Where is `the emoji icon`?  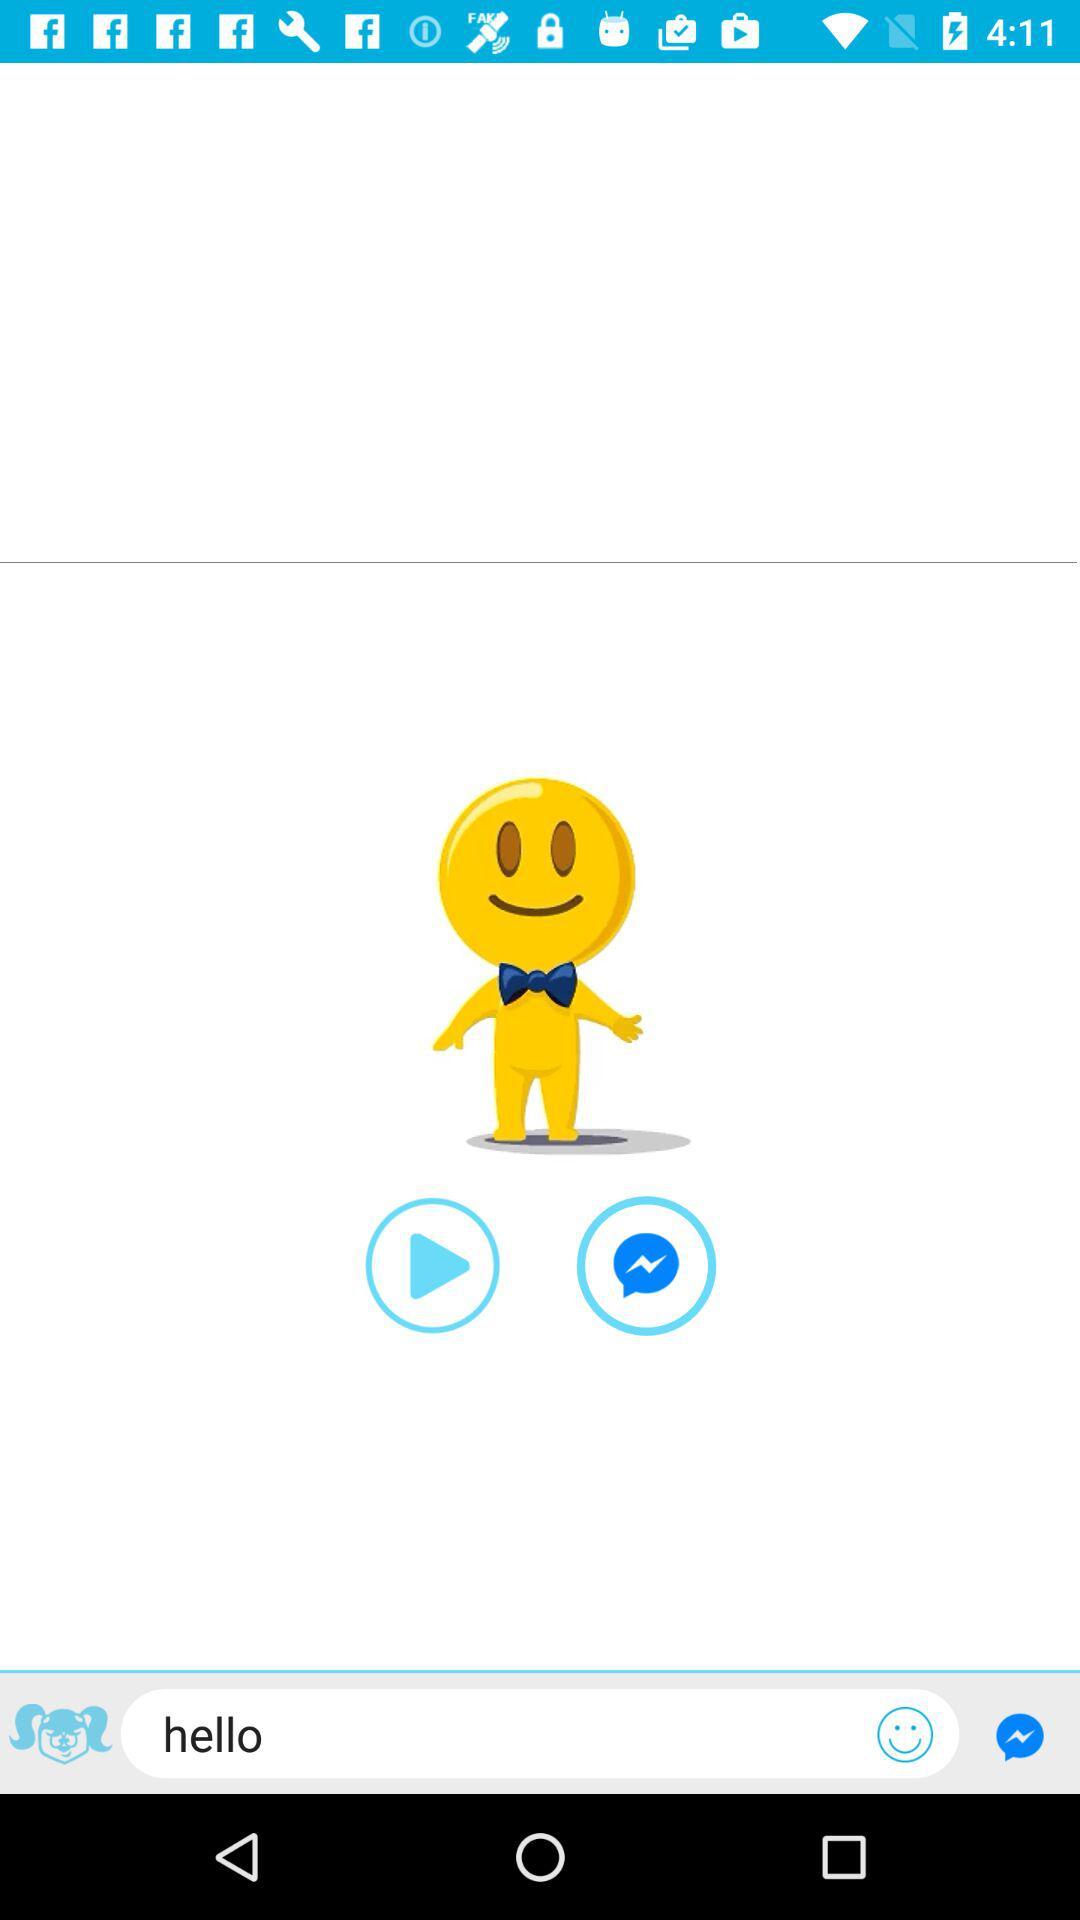 the emoji icon is located at coordinates (905, 1733).